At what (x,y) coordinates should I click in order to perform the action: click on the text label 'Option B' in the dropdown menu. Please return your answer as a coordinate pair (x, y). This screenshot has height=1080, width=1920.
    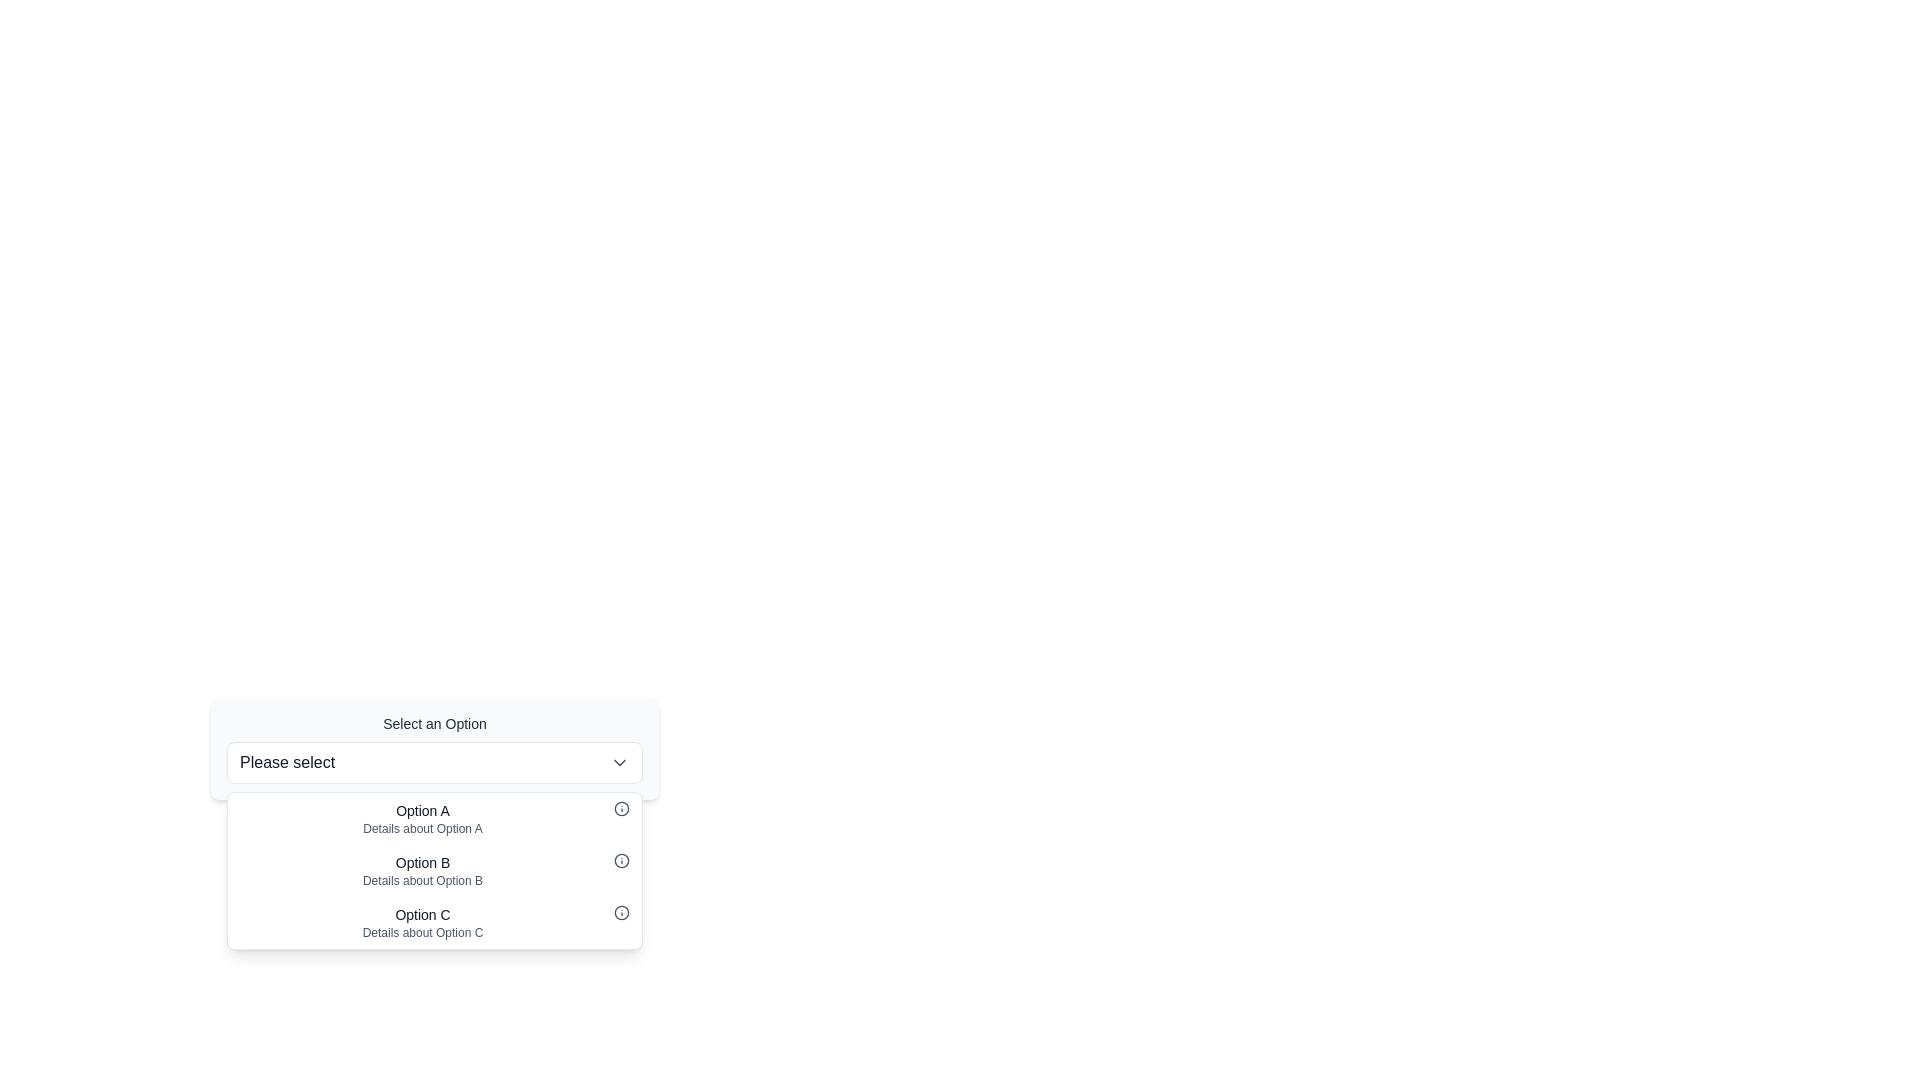
    Looking at the image, I should click on (421, 862).